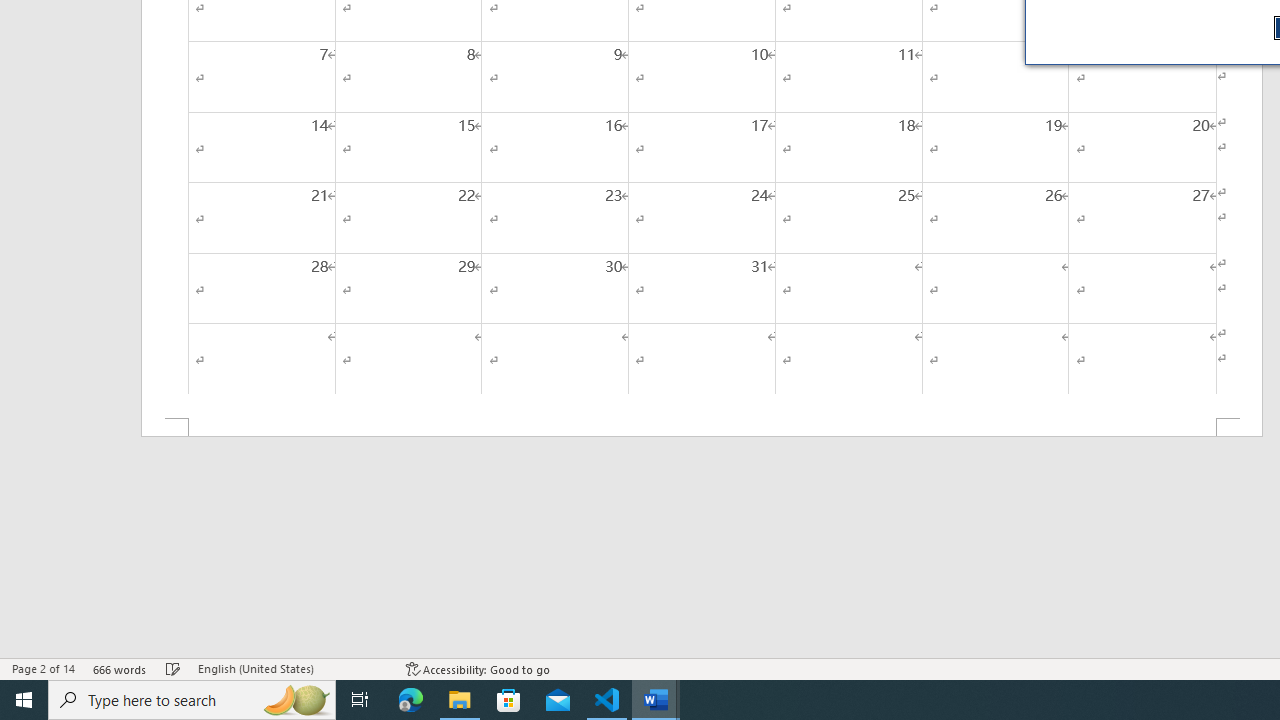 This screenshot has width=1280, height=720. What do you see at coordinates (173, 669) in the screenshot?
I see `'Spelling and Grammar Check Checking'` at bounding box center [173, 669].